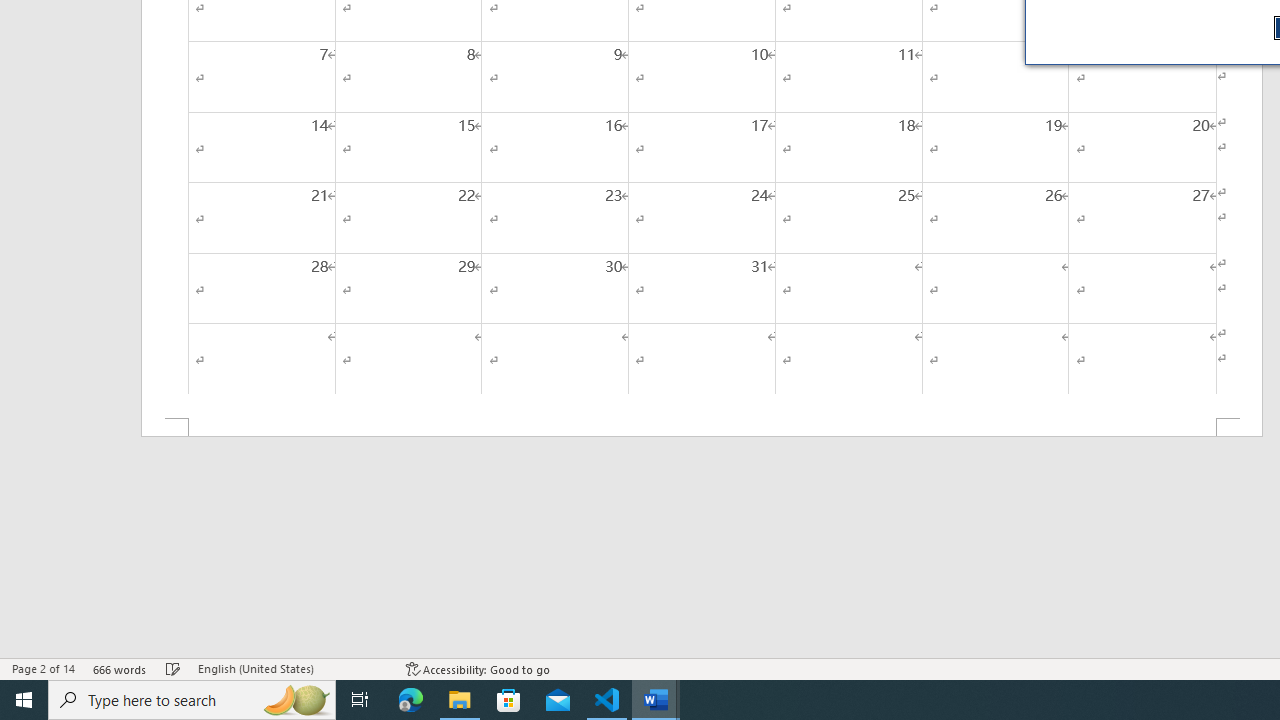 This screenshot has width=1280, height=720. What do you see at coordinates (173, 669) in the screenshot?
I see `'Spelling and Grammar Check Checking'` at bounding box center [173, 669].